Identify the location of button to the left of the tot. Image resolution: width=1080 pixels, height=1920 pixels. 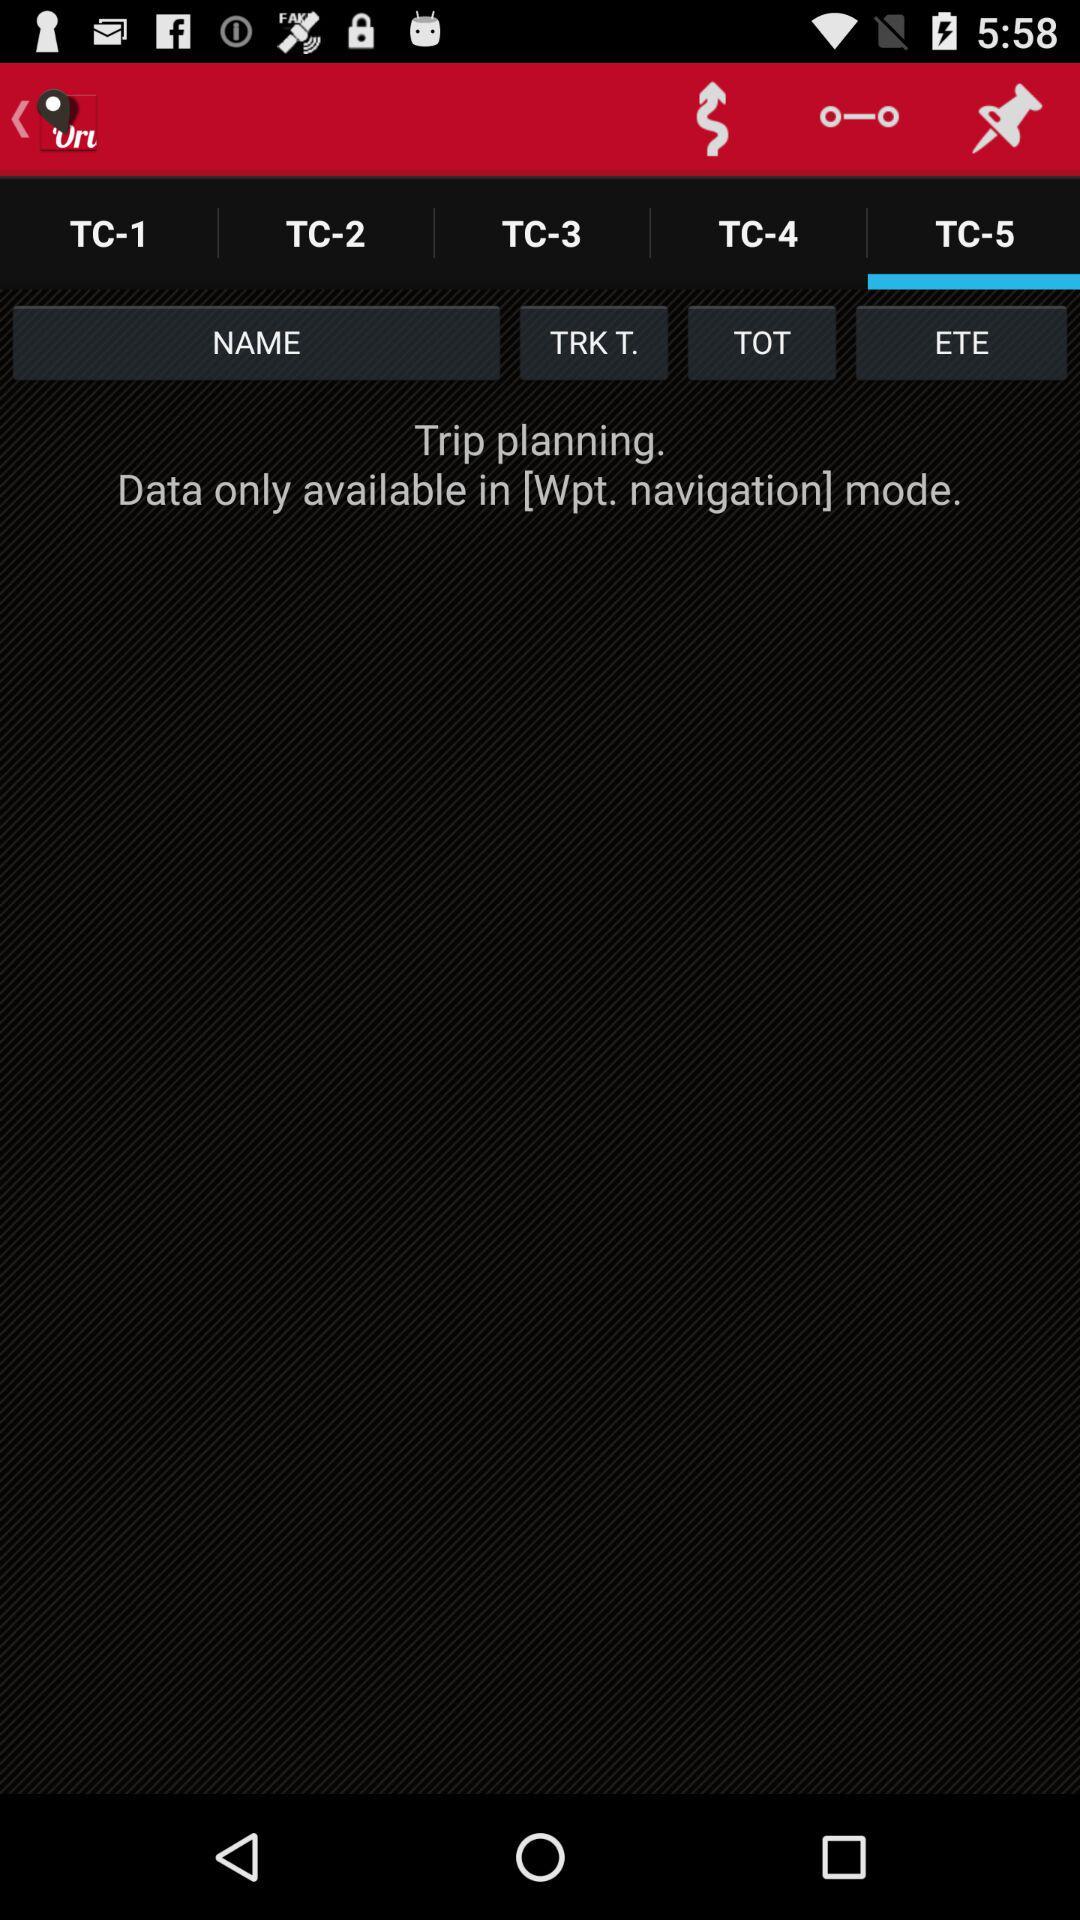
(593, 341).